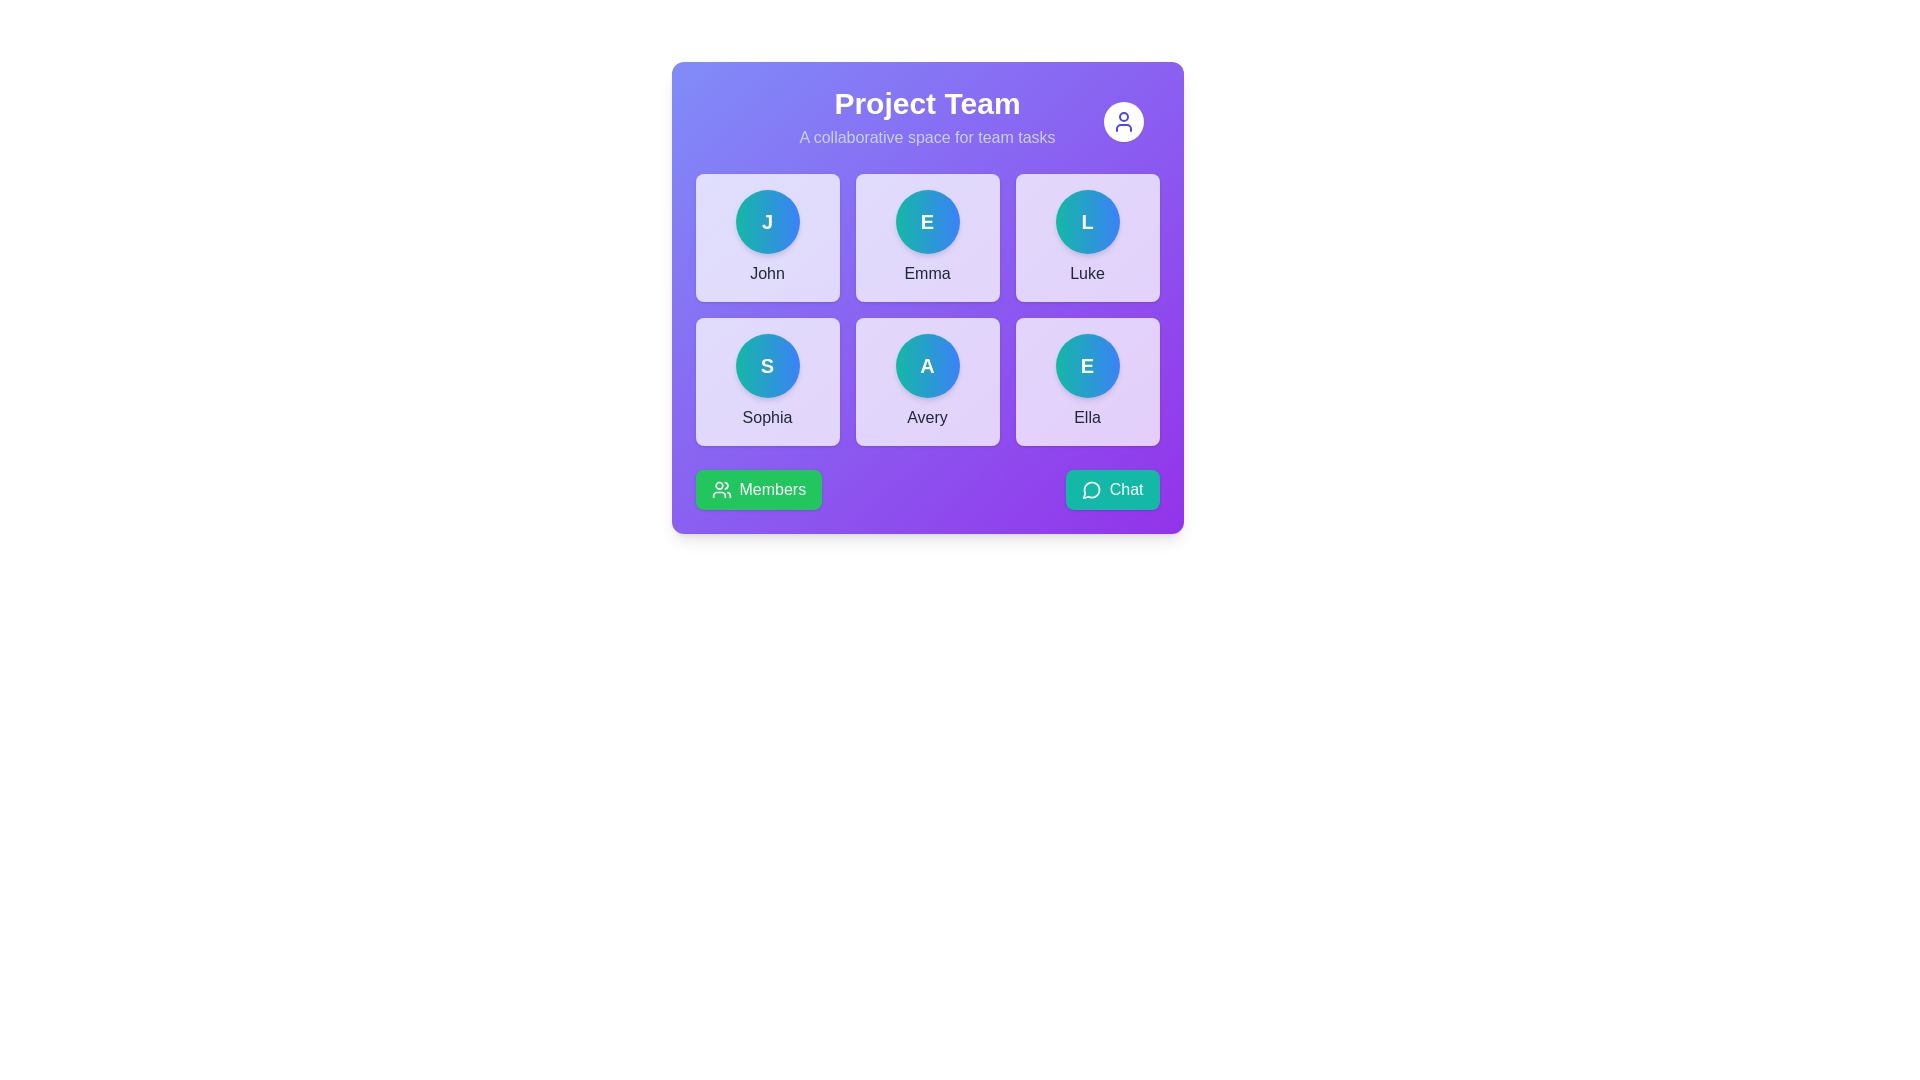 This screenshot has height=1080, width=1920. What do you see at coordinates (926, 416) in the screenshot?
I see `the label displaying the text 'Avery' located at the center bottom of the card below the icon with the letter 'A'` at bounding box center [926, 416].